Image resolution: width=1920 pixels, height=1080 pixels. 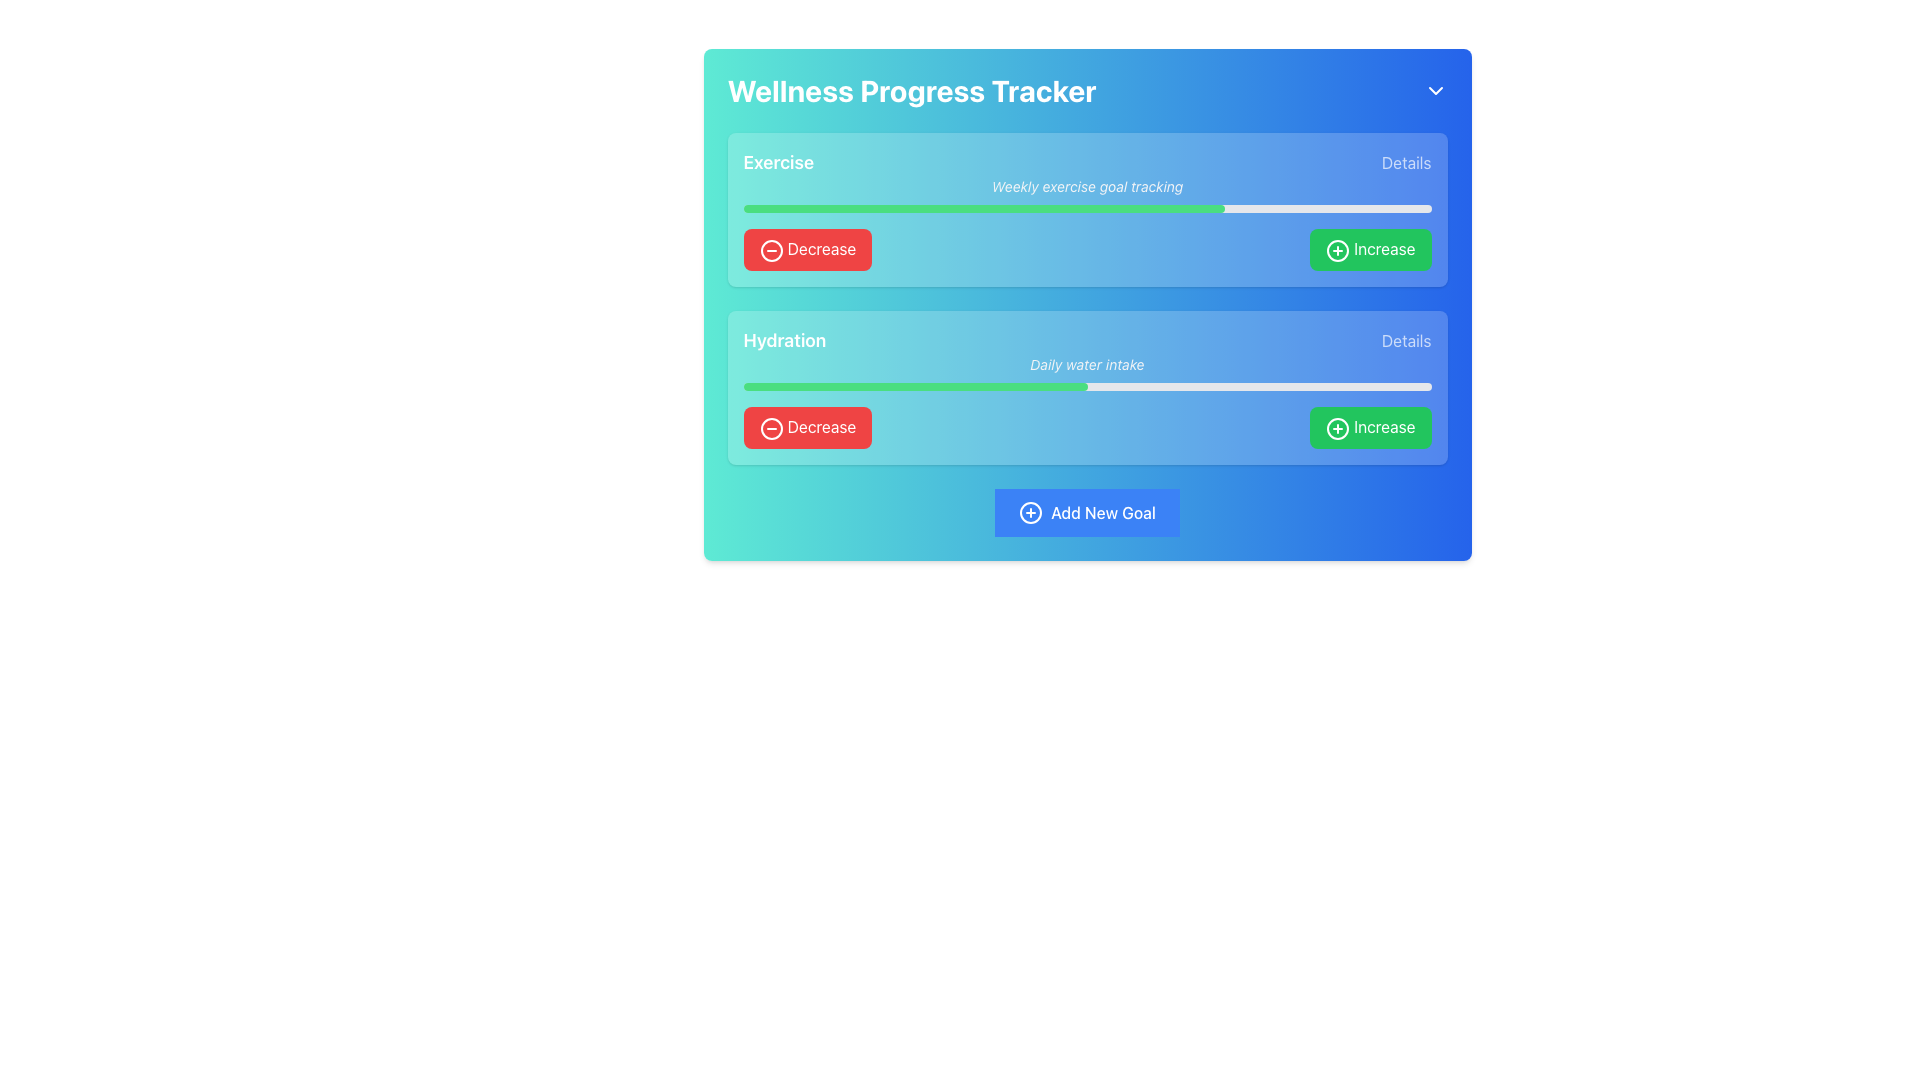 What do you see at coordinates (1405, 161) in the screenshot?
I see `the 'Details' button, which is a text button with white font on a blue background, to increase its opacity` at bounding box center [1405, 161].